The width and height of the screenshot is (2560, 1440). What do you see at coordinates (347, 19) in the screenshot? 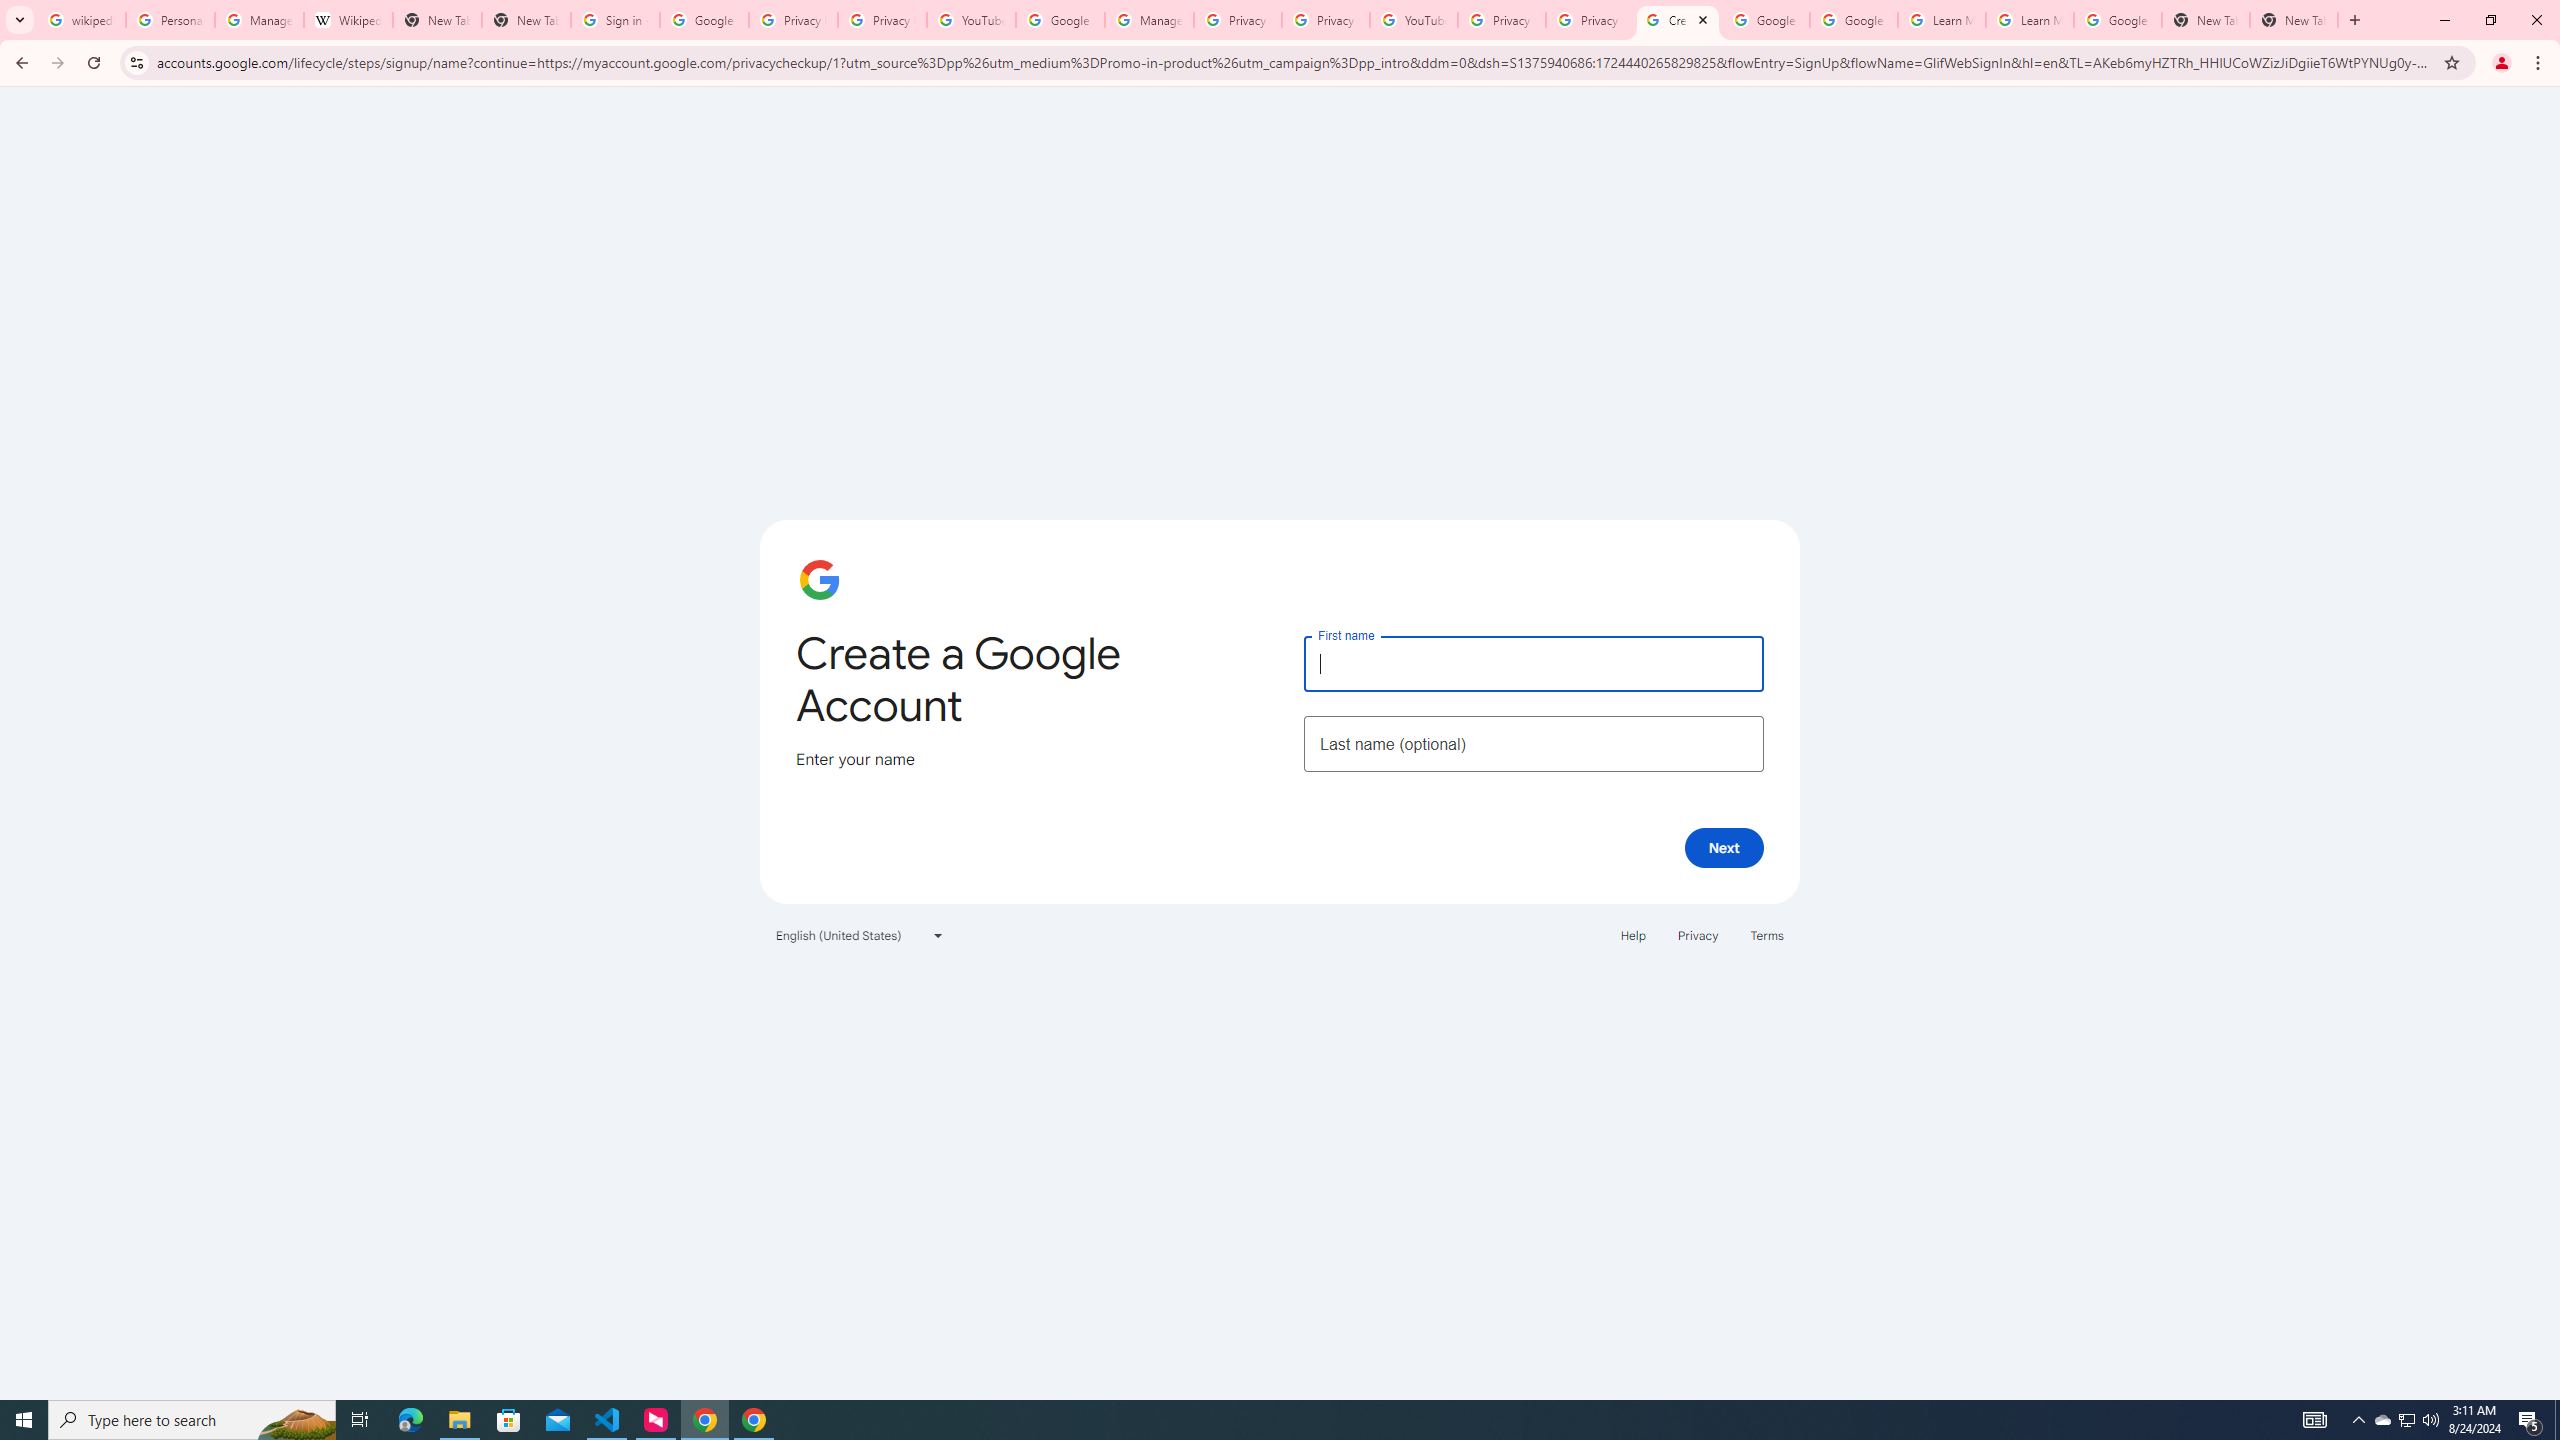
I see `'Wikipedia:Edit requests - Wikipedia'` at bounding box center [347, 19].